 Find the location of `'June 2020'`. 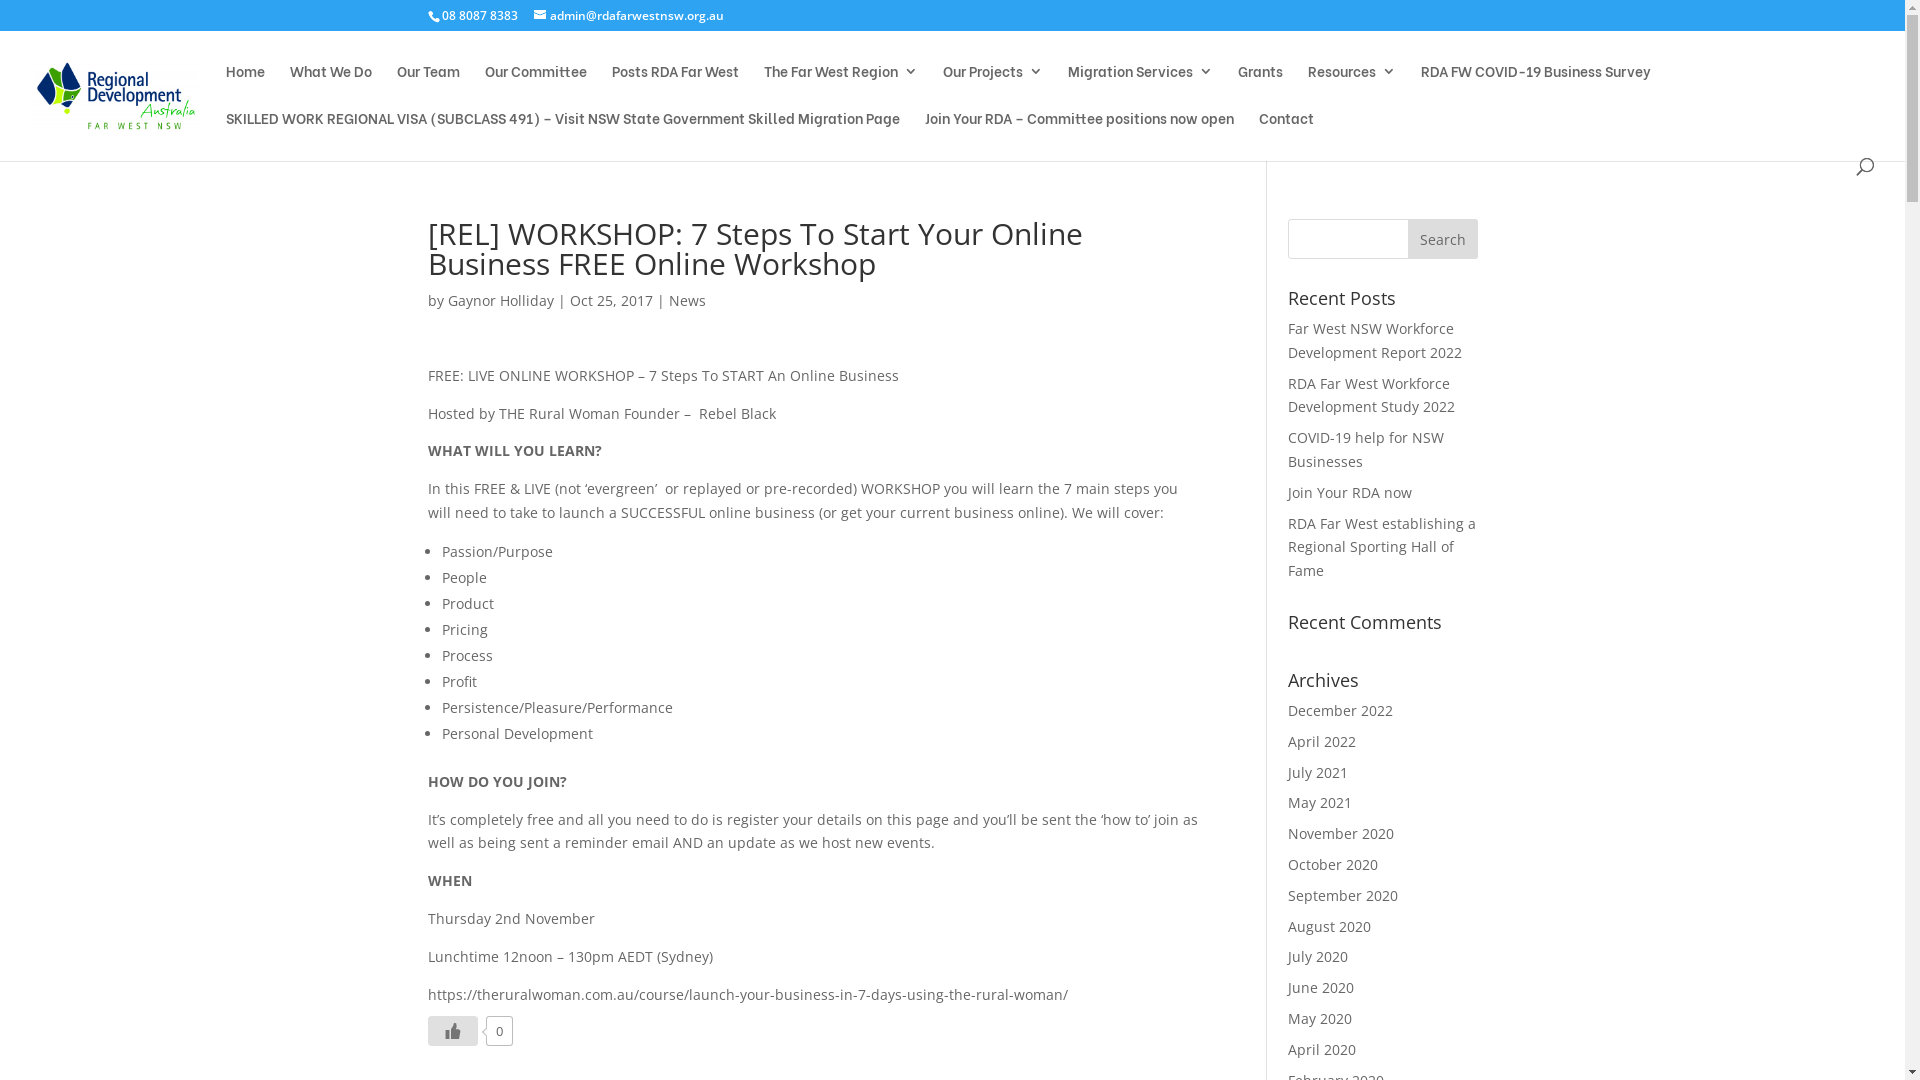

'June 2020' is located at coordinates (1320, 986).